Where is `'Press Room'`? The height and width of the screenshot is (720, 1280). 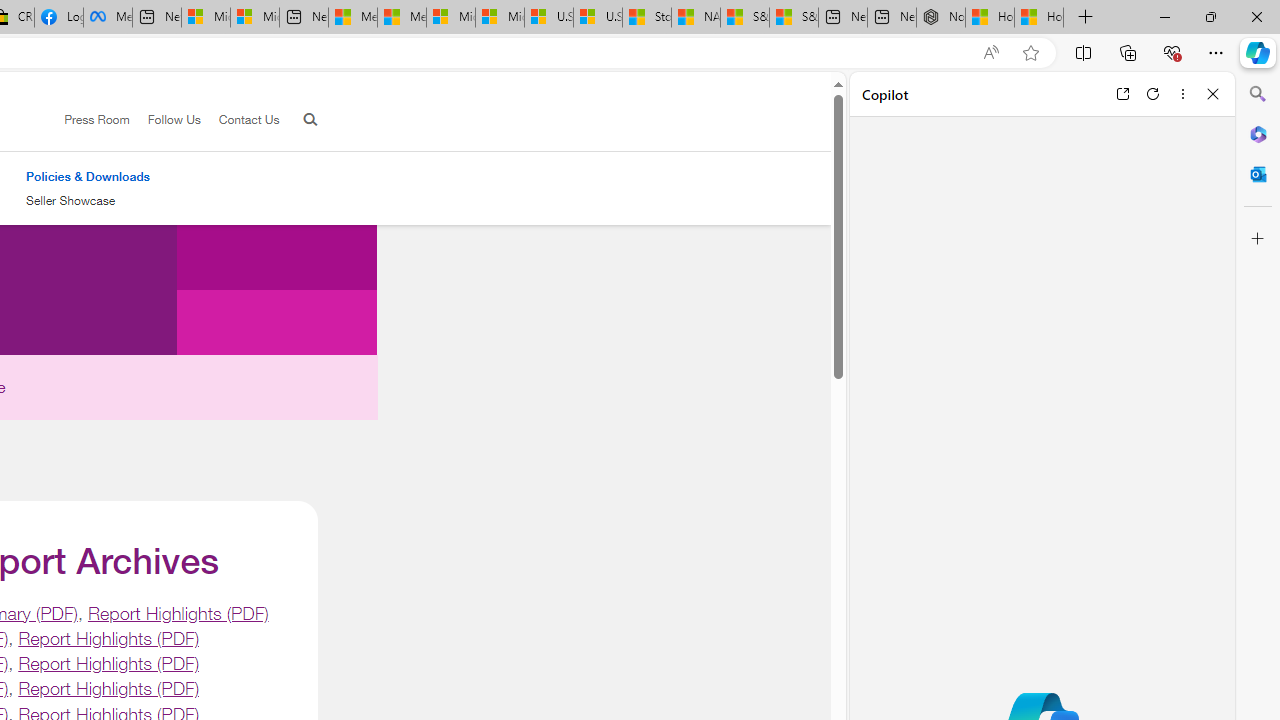
'Press Room' is located at coordinates (96, 119).